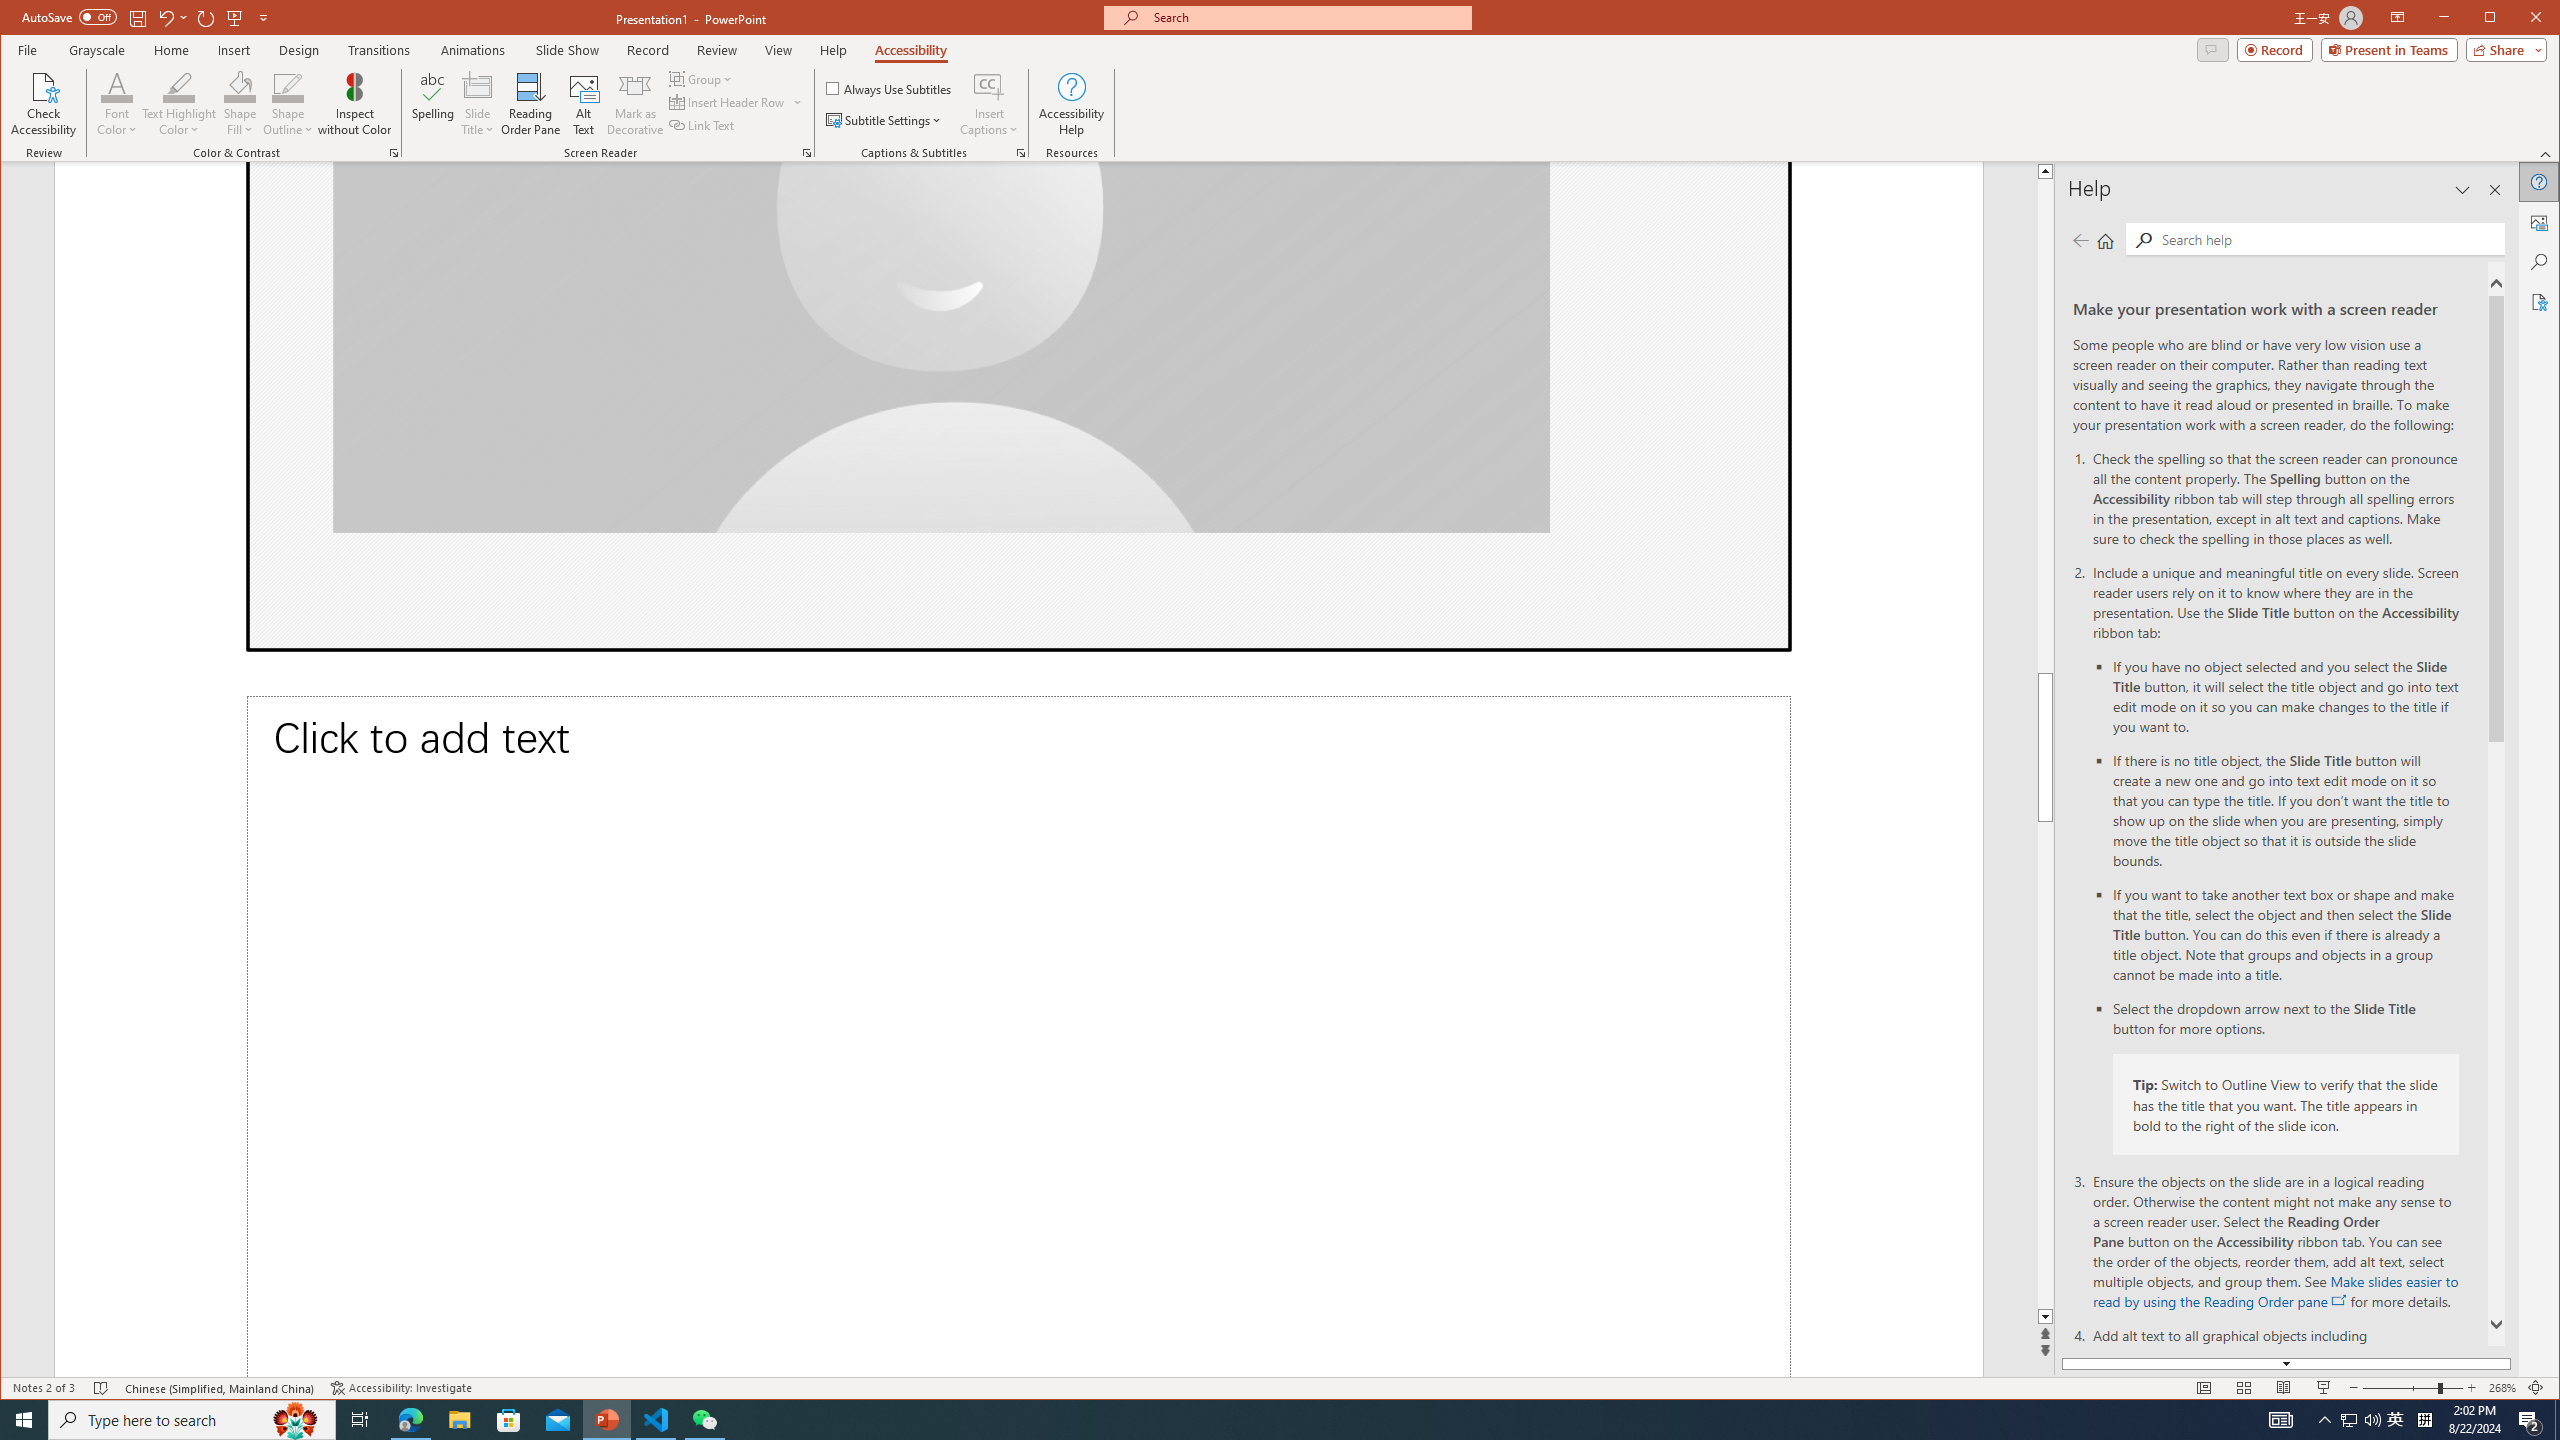  What do you see at coordinates (705, 1418) in the screenshot?
I see `'WeChat - 1 running window'` at bounding box center [705, 1418].